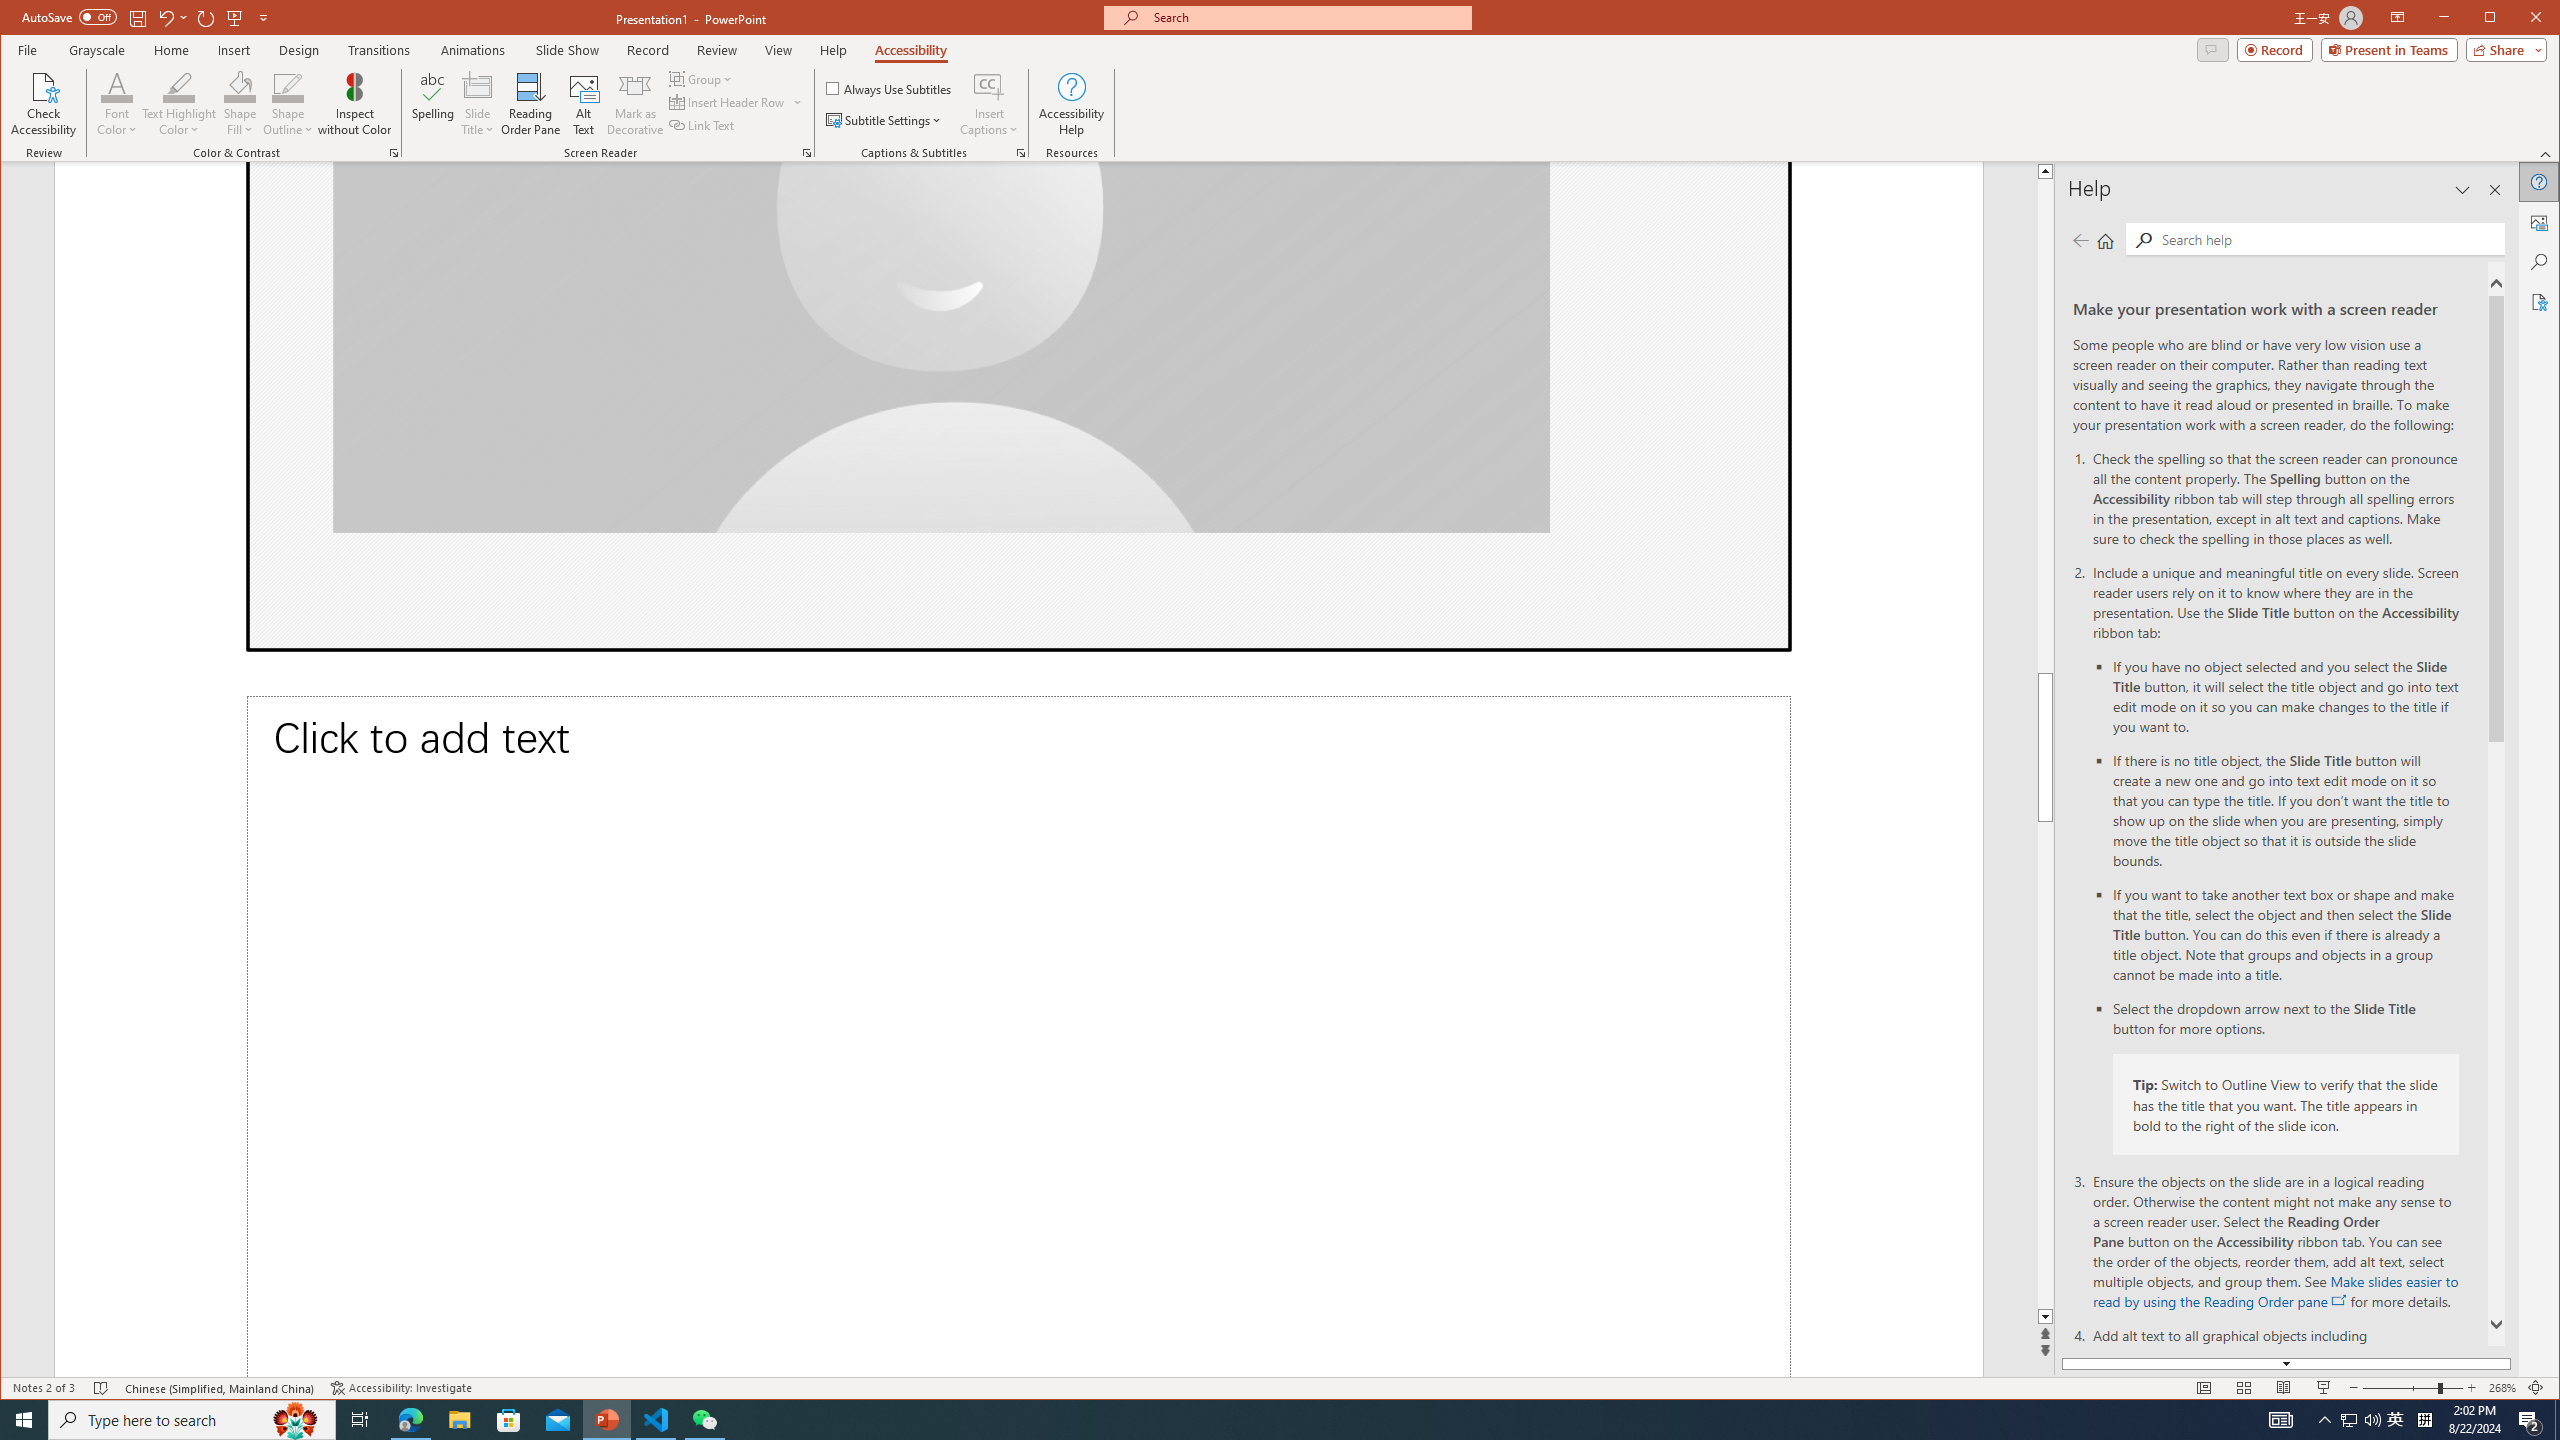  What do you see at coordinates (705, 1418) in the screenshot?
I see `'WeChat - 1 running window'` at bounding box center [705, 1418].